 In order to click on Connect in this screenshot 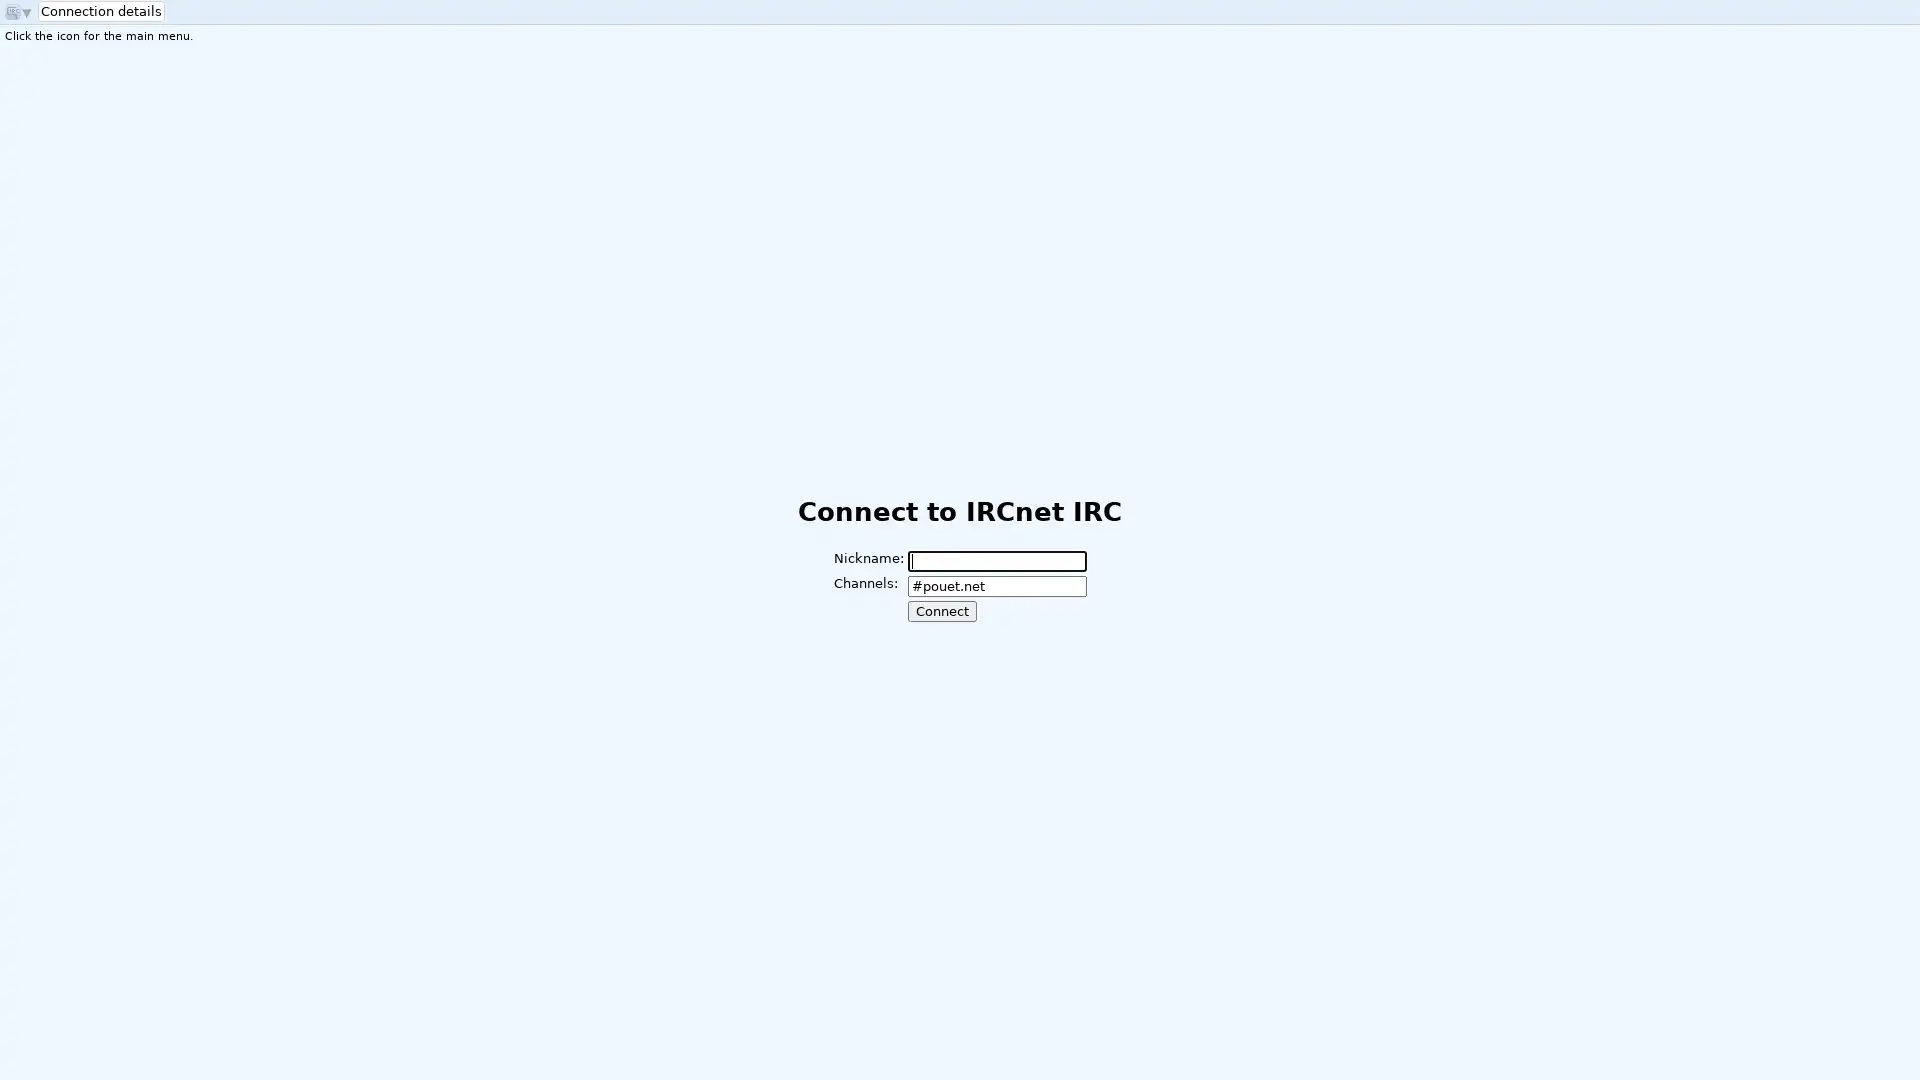, I will do `click(940, 610)`.